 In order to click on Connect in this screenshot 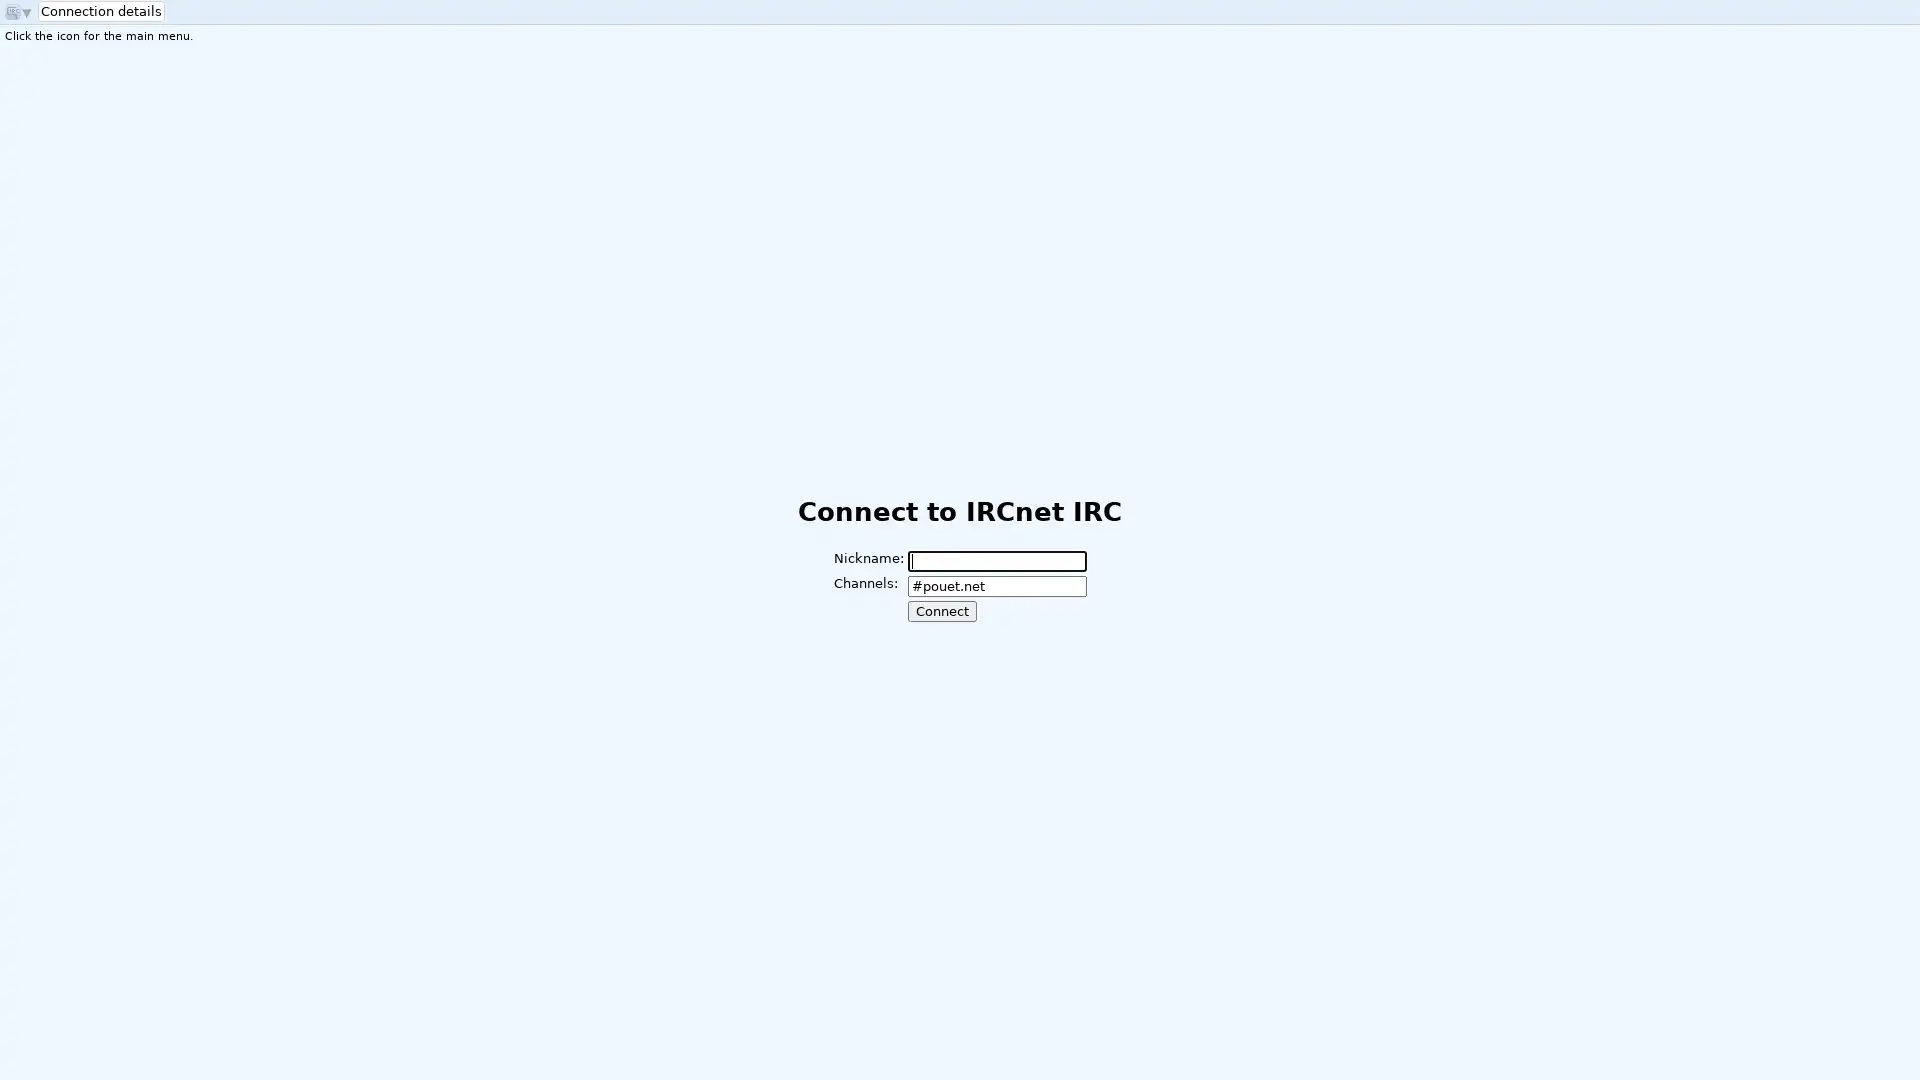, I will do `click(940, 610)`.